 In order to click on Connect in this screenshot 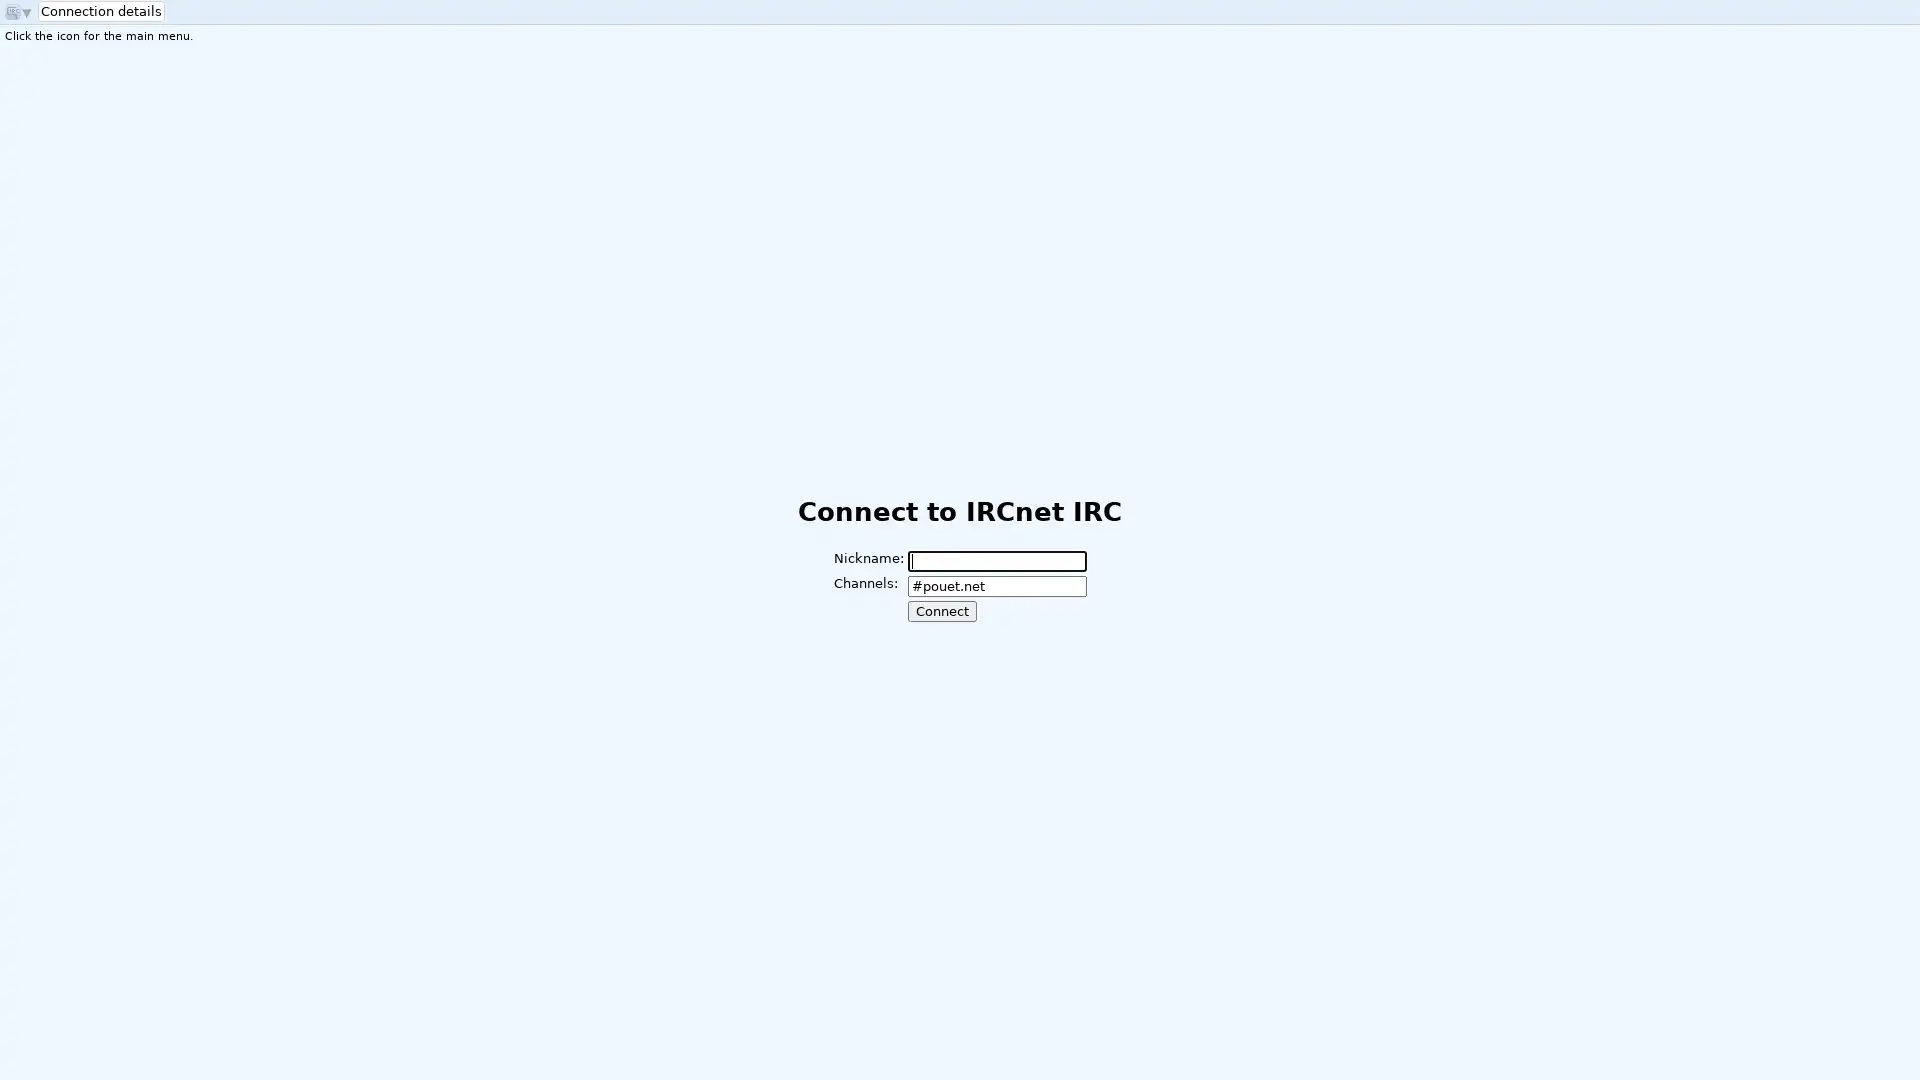, I will do `click(940, 610)`.